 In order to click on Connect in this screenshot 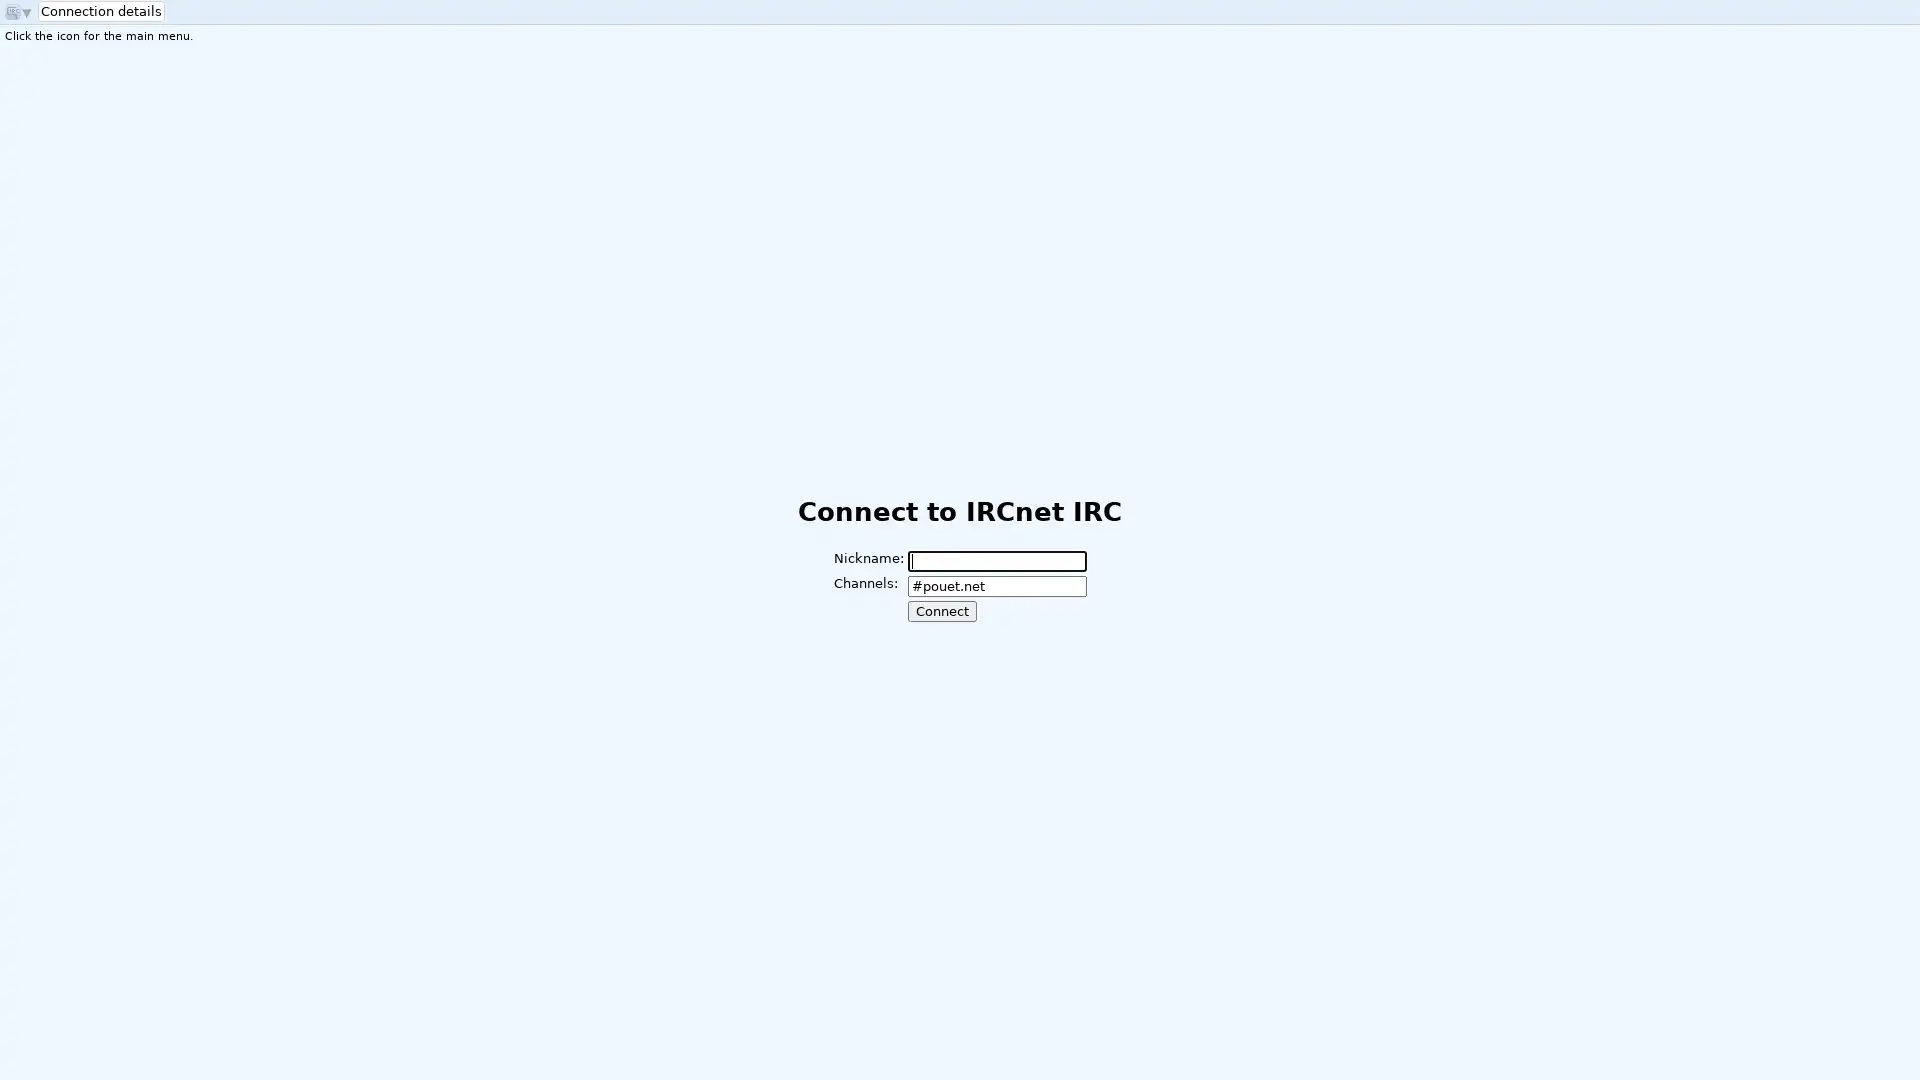, I will do `click(940, 610)`.